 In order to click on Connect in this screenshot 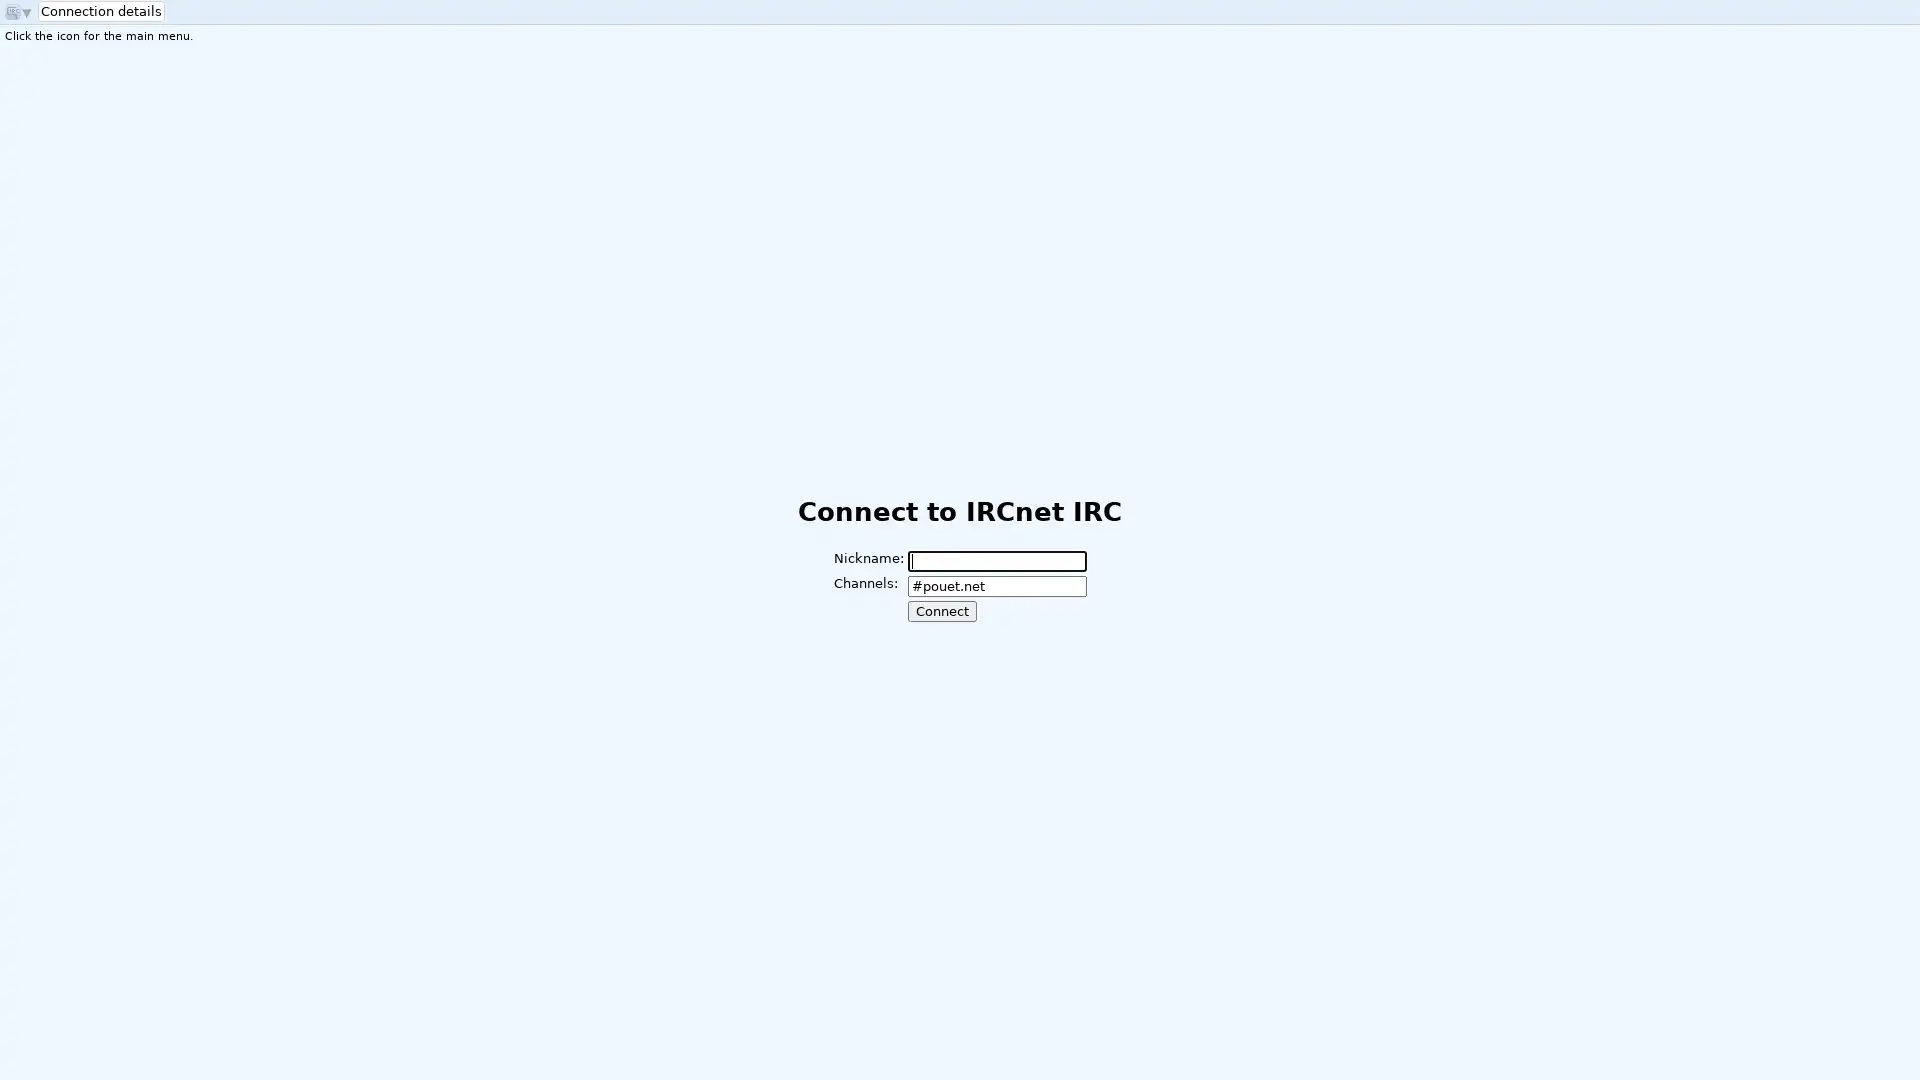, I will do `click(940, 610)`.